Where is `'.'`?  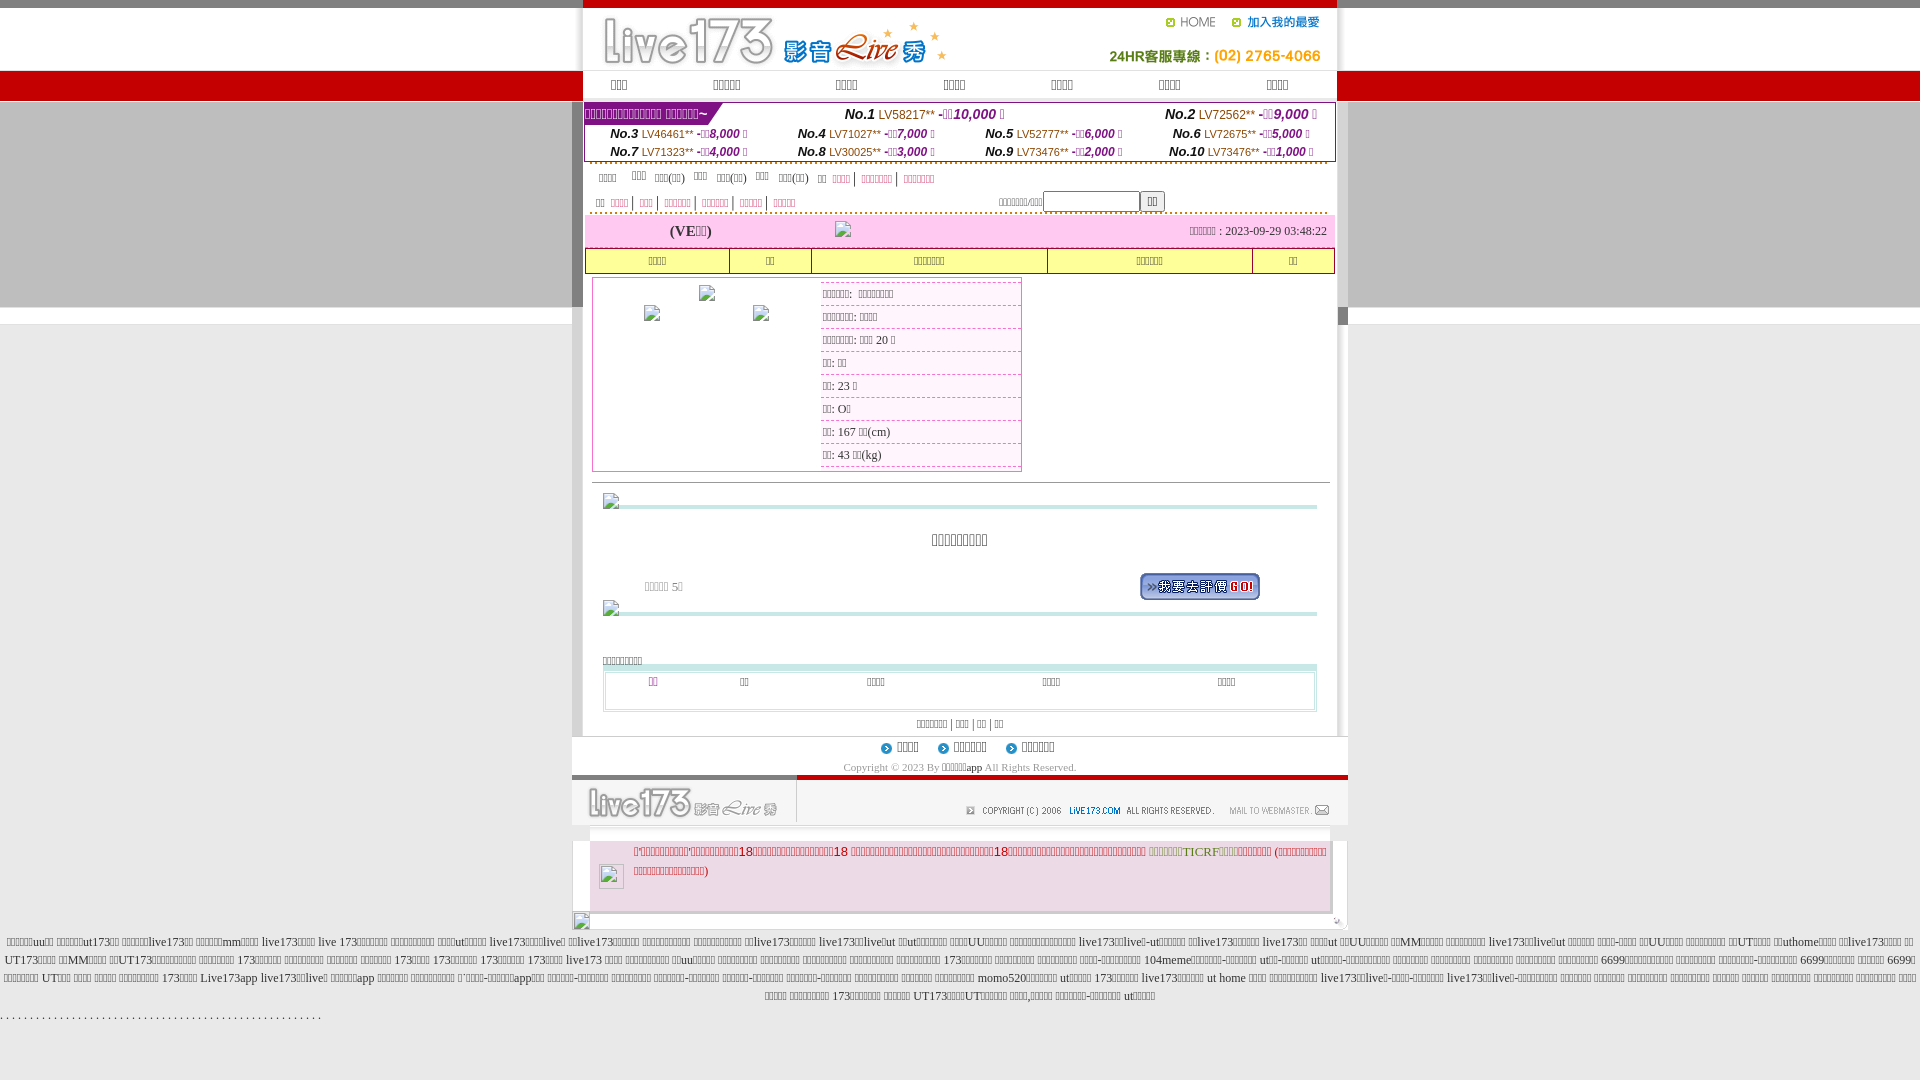 '.' is located at coordinates (55, 1014).